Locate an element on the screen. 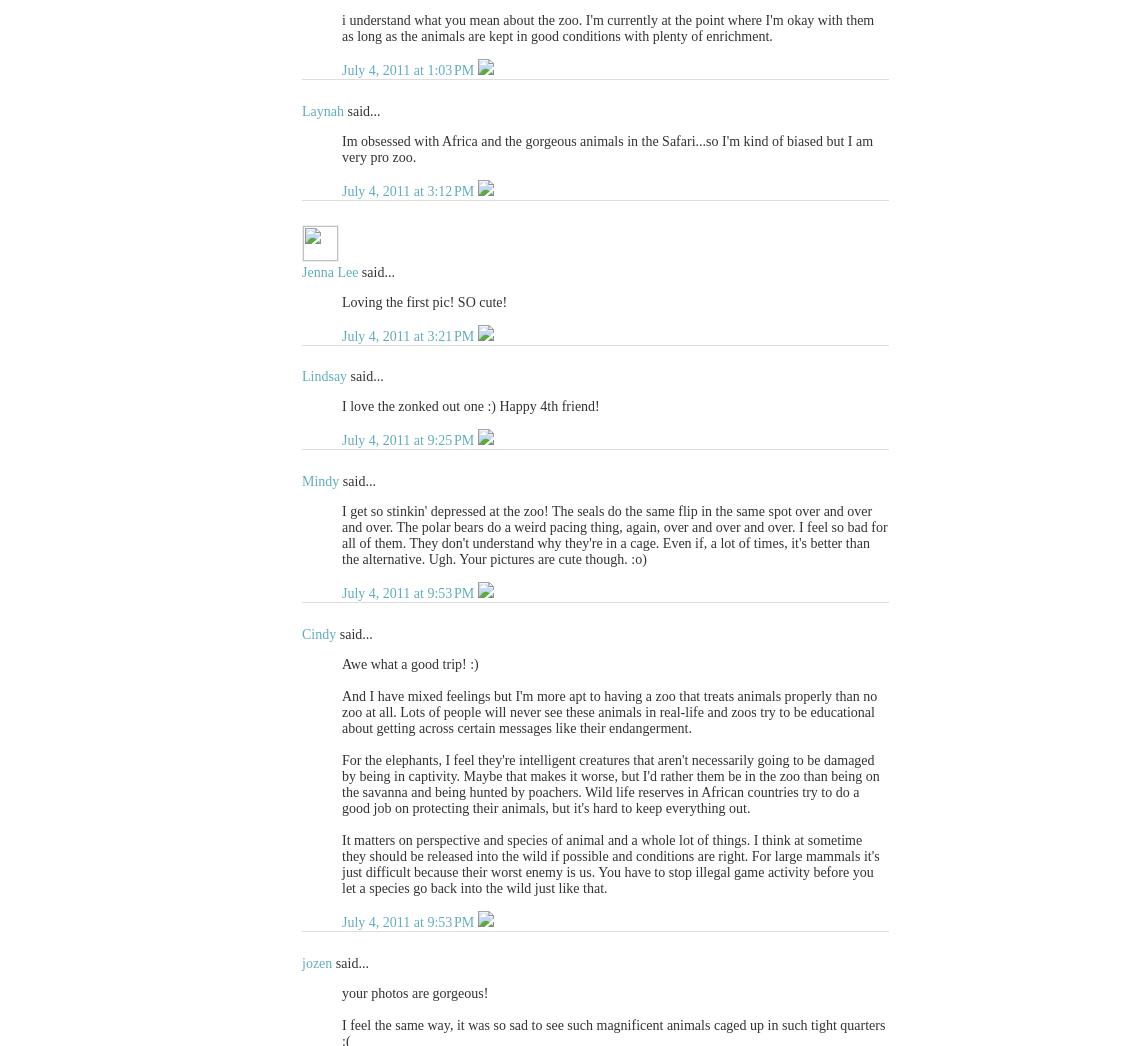 The width and height of the screenshot is (1133, 1046). 'Mindy' is located at coordinates (320, 481).